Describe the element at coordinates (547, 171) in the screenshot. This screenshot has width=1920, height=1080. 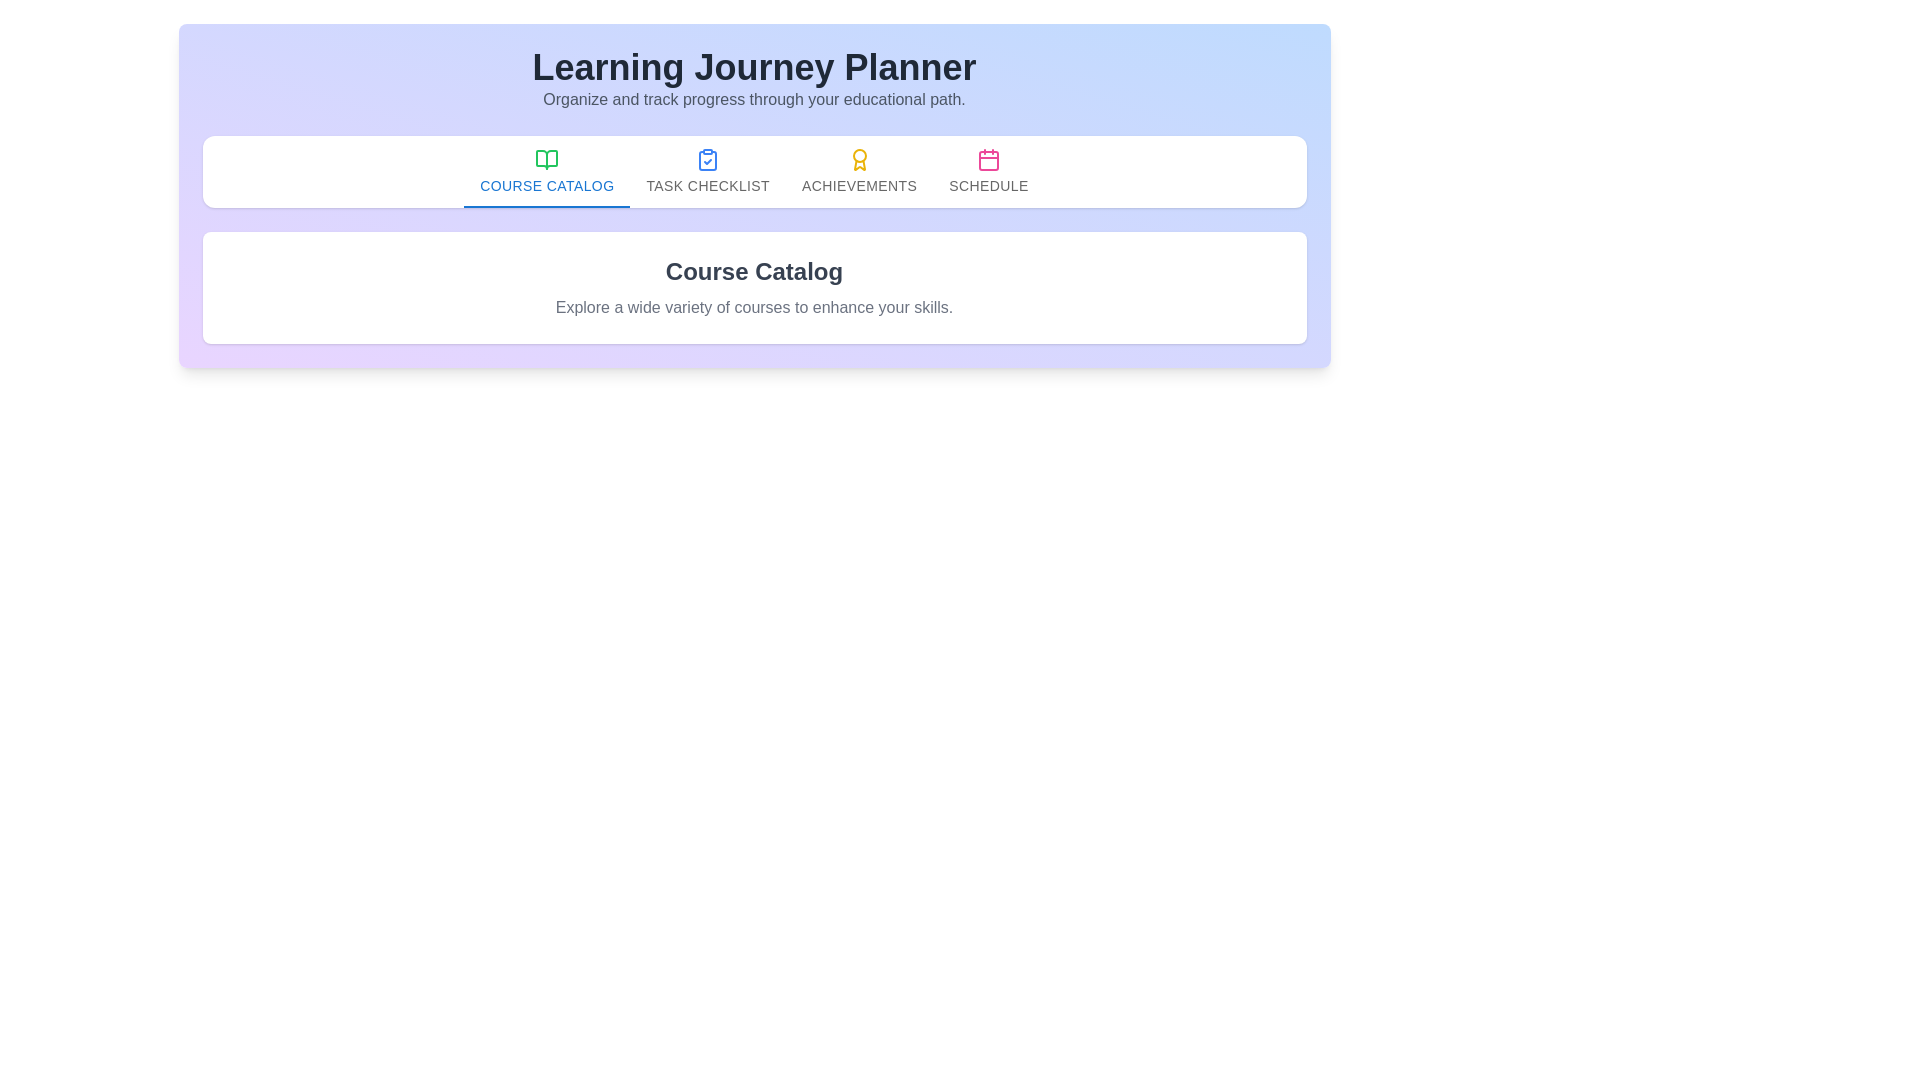
I see `the 'Course Catalog' tab, which is the first tab in the tab group and is highlighted with a blue underline` at that location.